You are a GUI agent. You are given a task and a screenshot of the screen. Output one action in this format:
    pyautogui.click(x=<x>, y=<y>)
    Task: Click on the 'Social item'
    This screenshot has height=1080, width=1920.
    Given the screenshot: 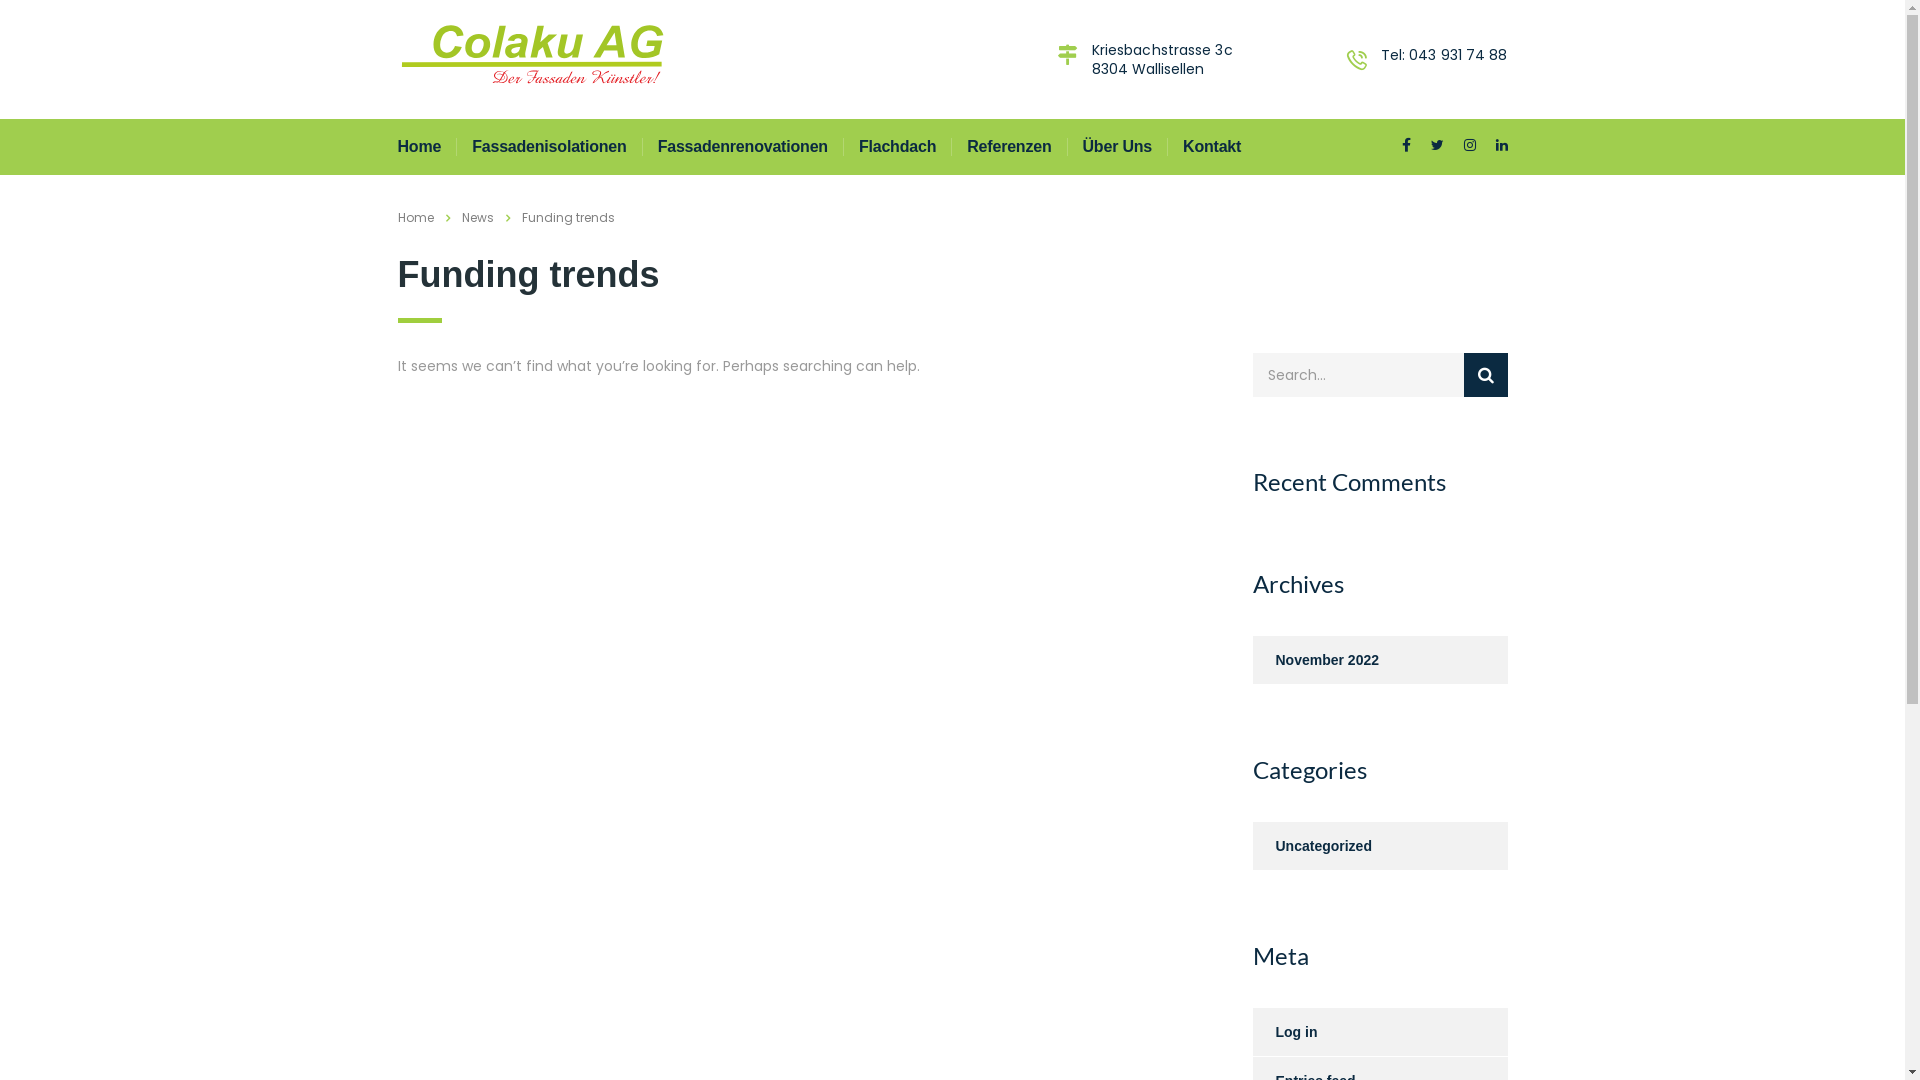 What is the action you would take?
    pyautogui.click(x=1400, y=145)
    